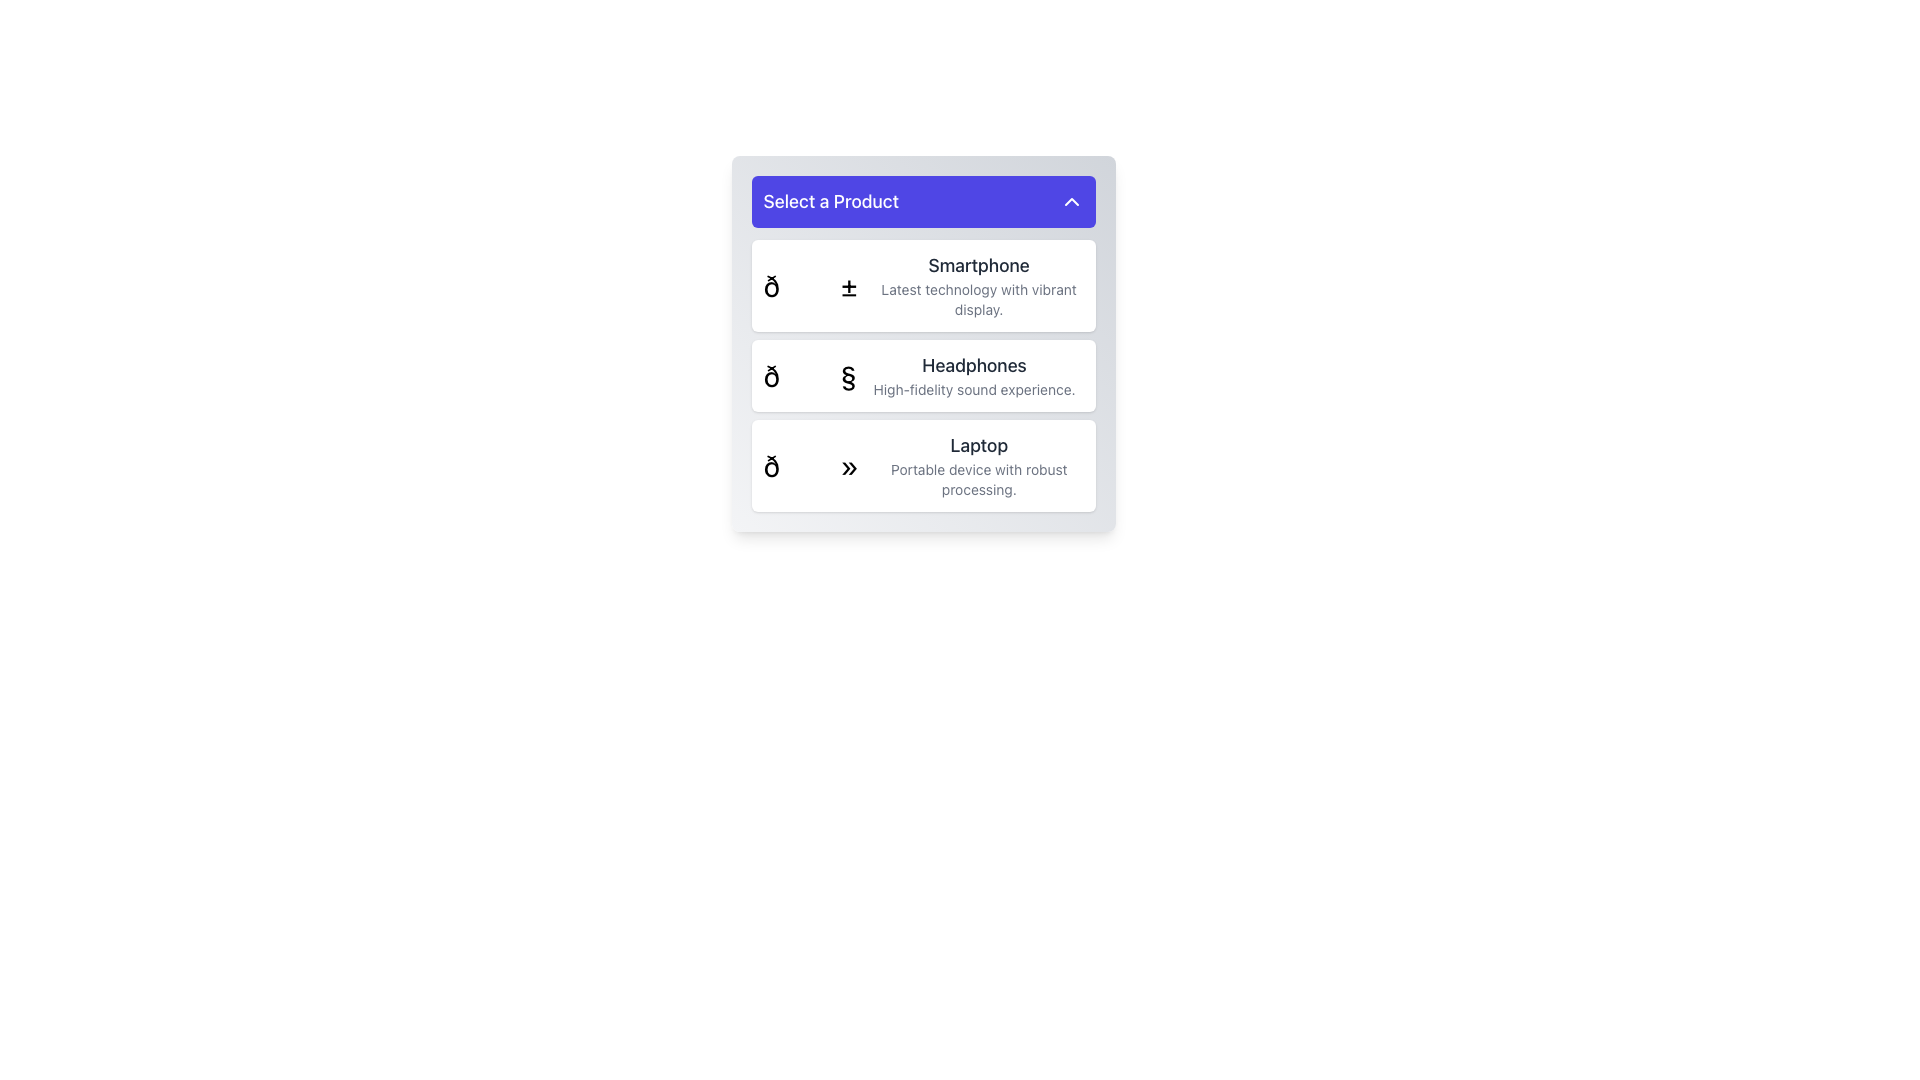  Describe the element at coordinates (1070, 201) in the screenshot. I see `the chevron icon located at the far right of the purple header 'Select a Product'` at that location.